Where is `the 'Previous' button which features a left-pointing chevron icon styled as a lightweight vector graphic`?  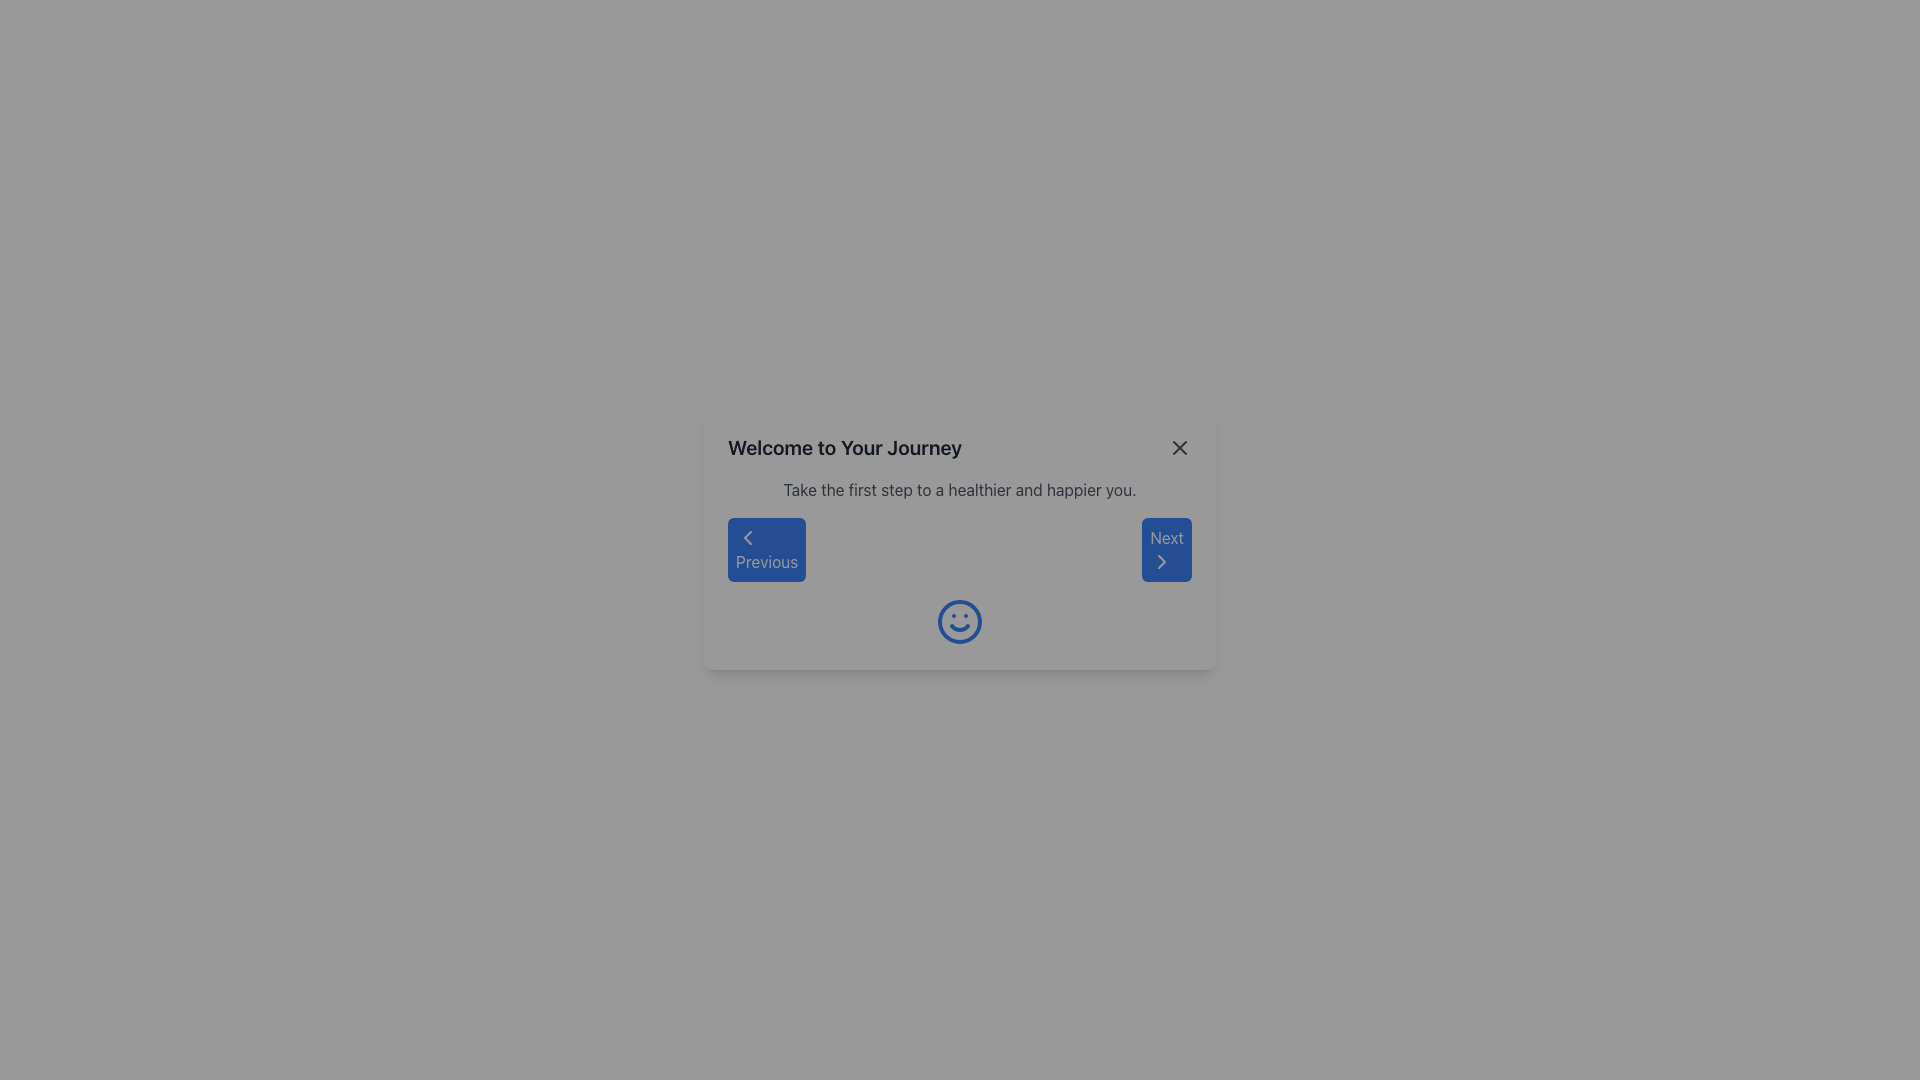 the 'Previous' button which features a left-pointing chevron icon styled as a lightweight vector graphic is located at coordinates (747, 536).